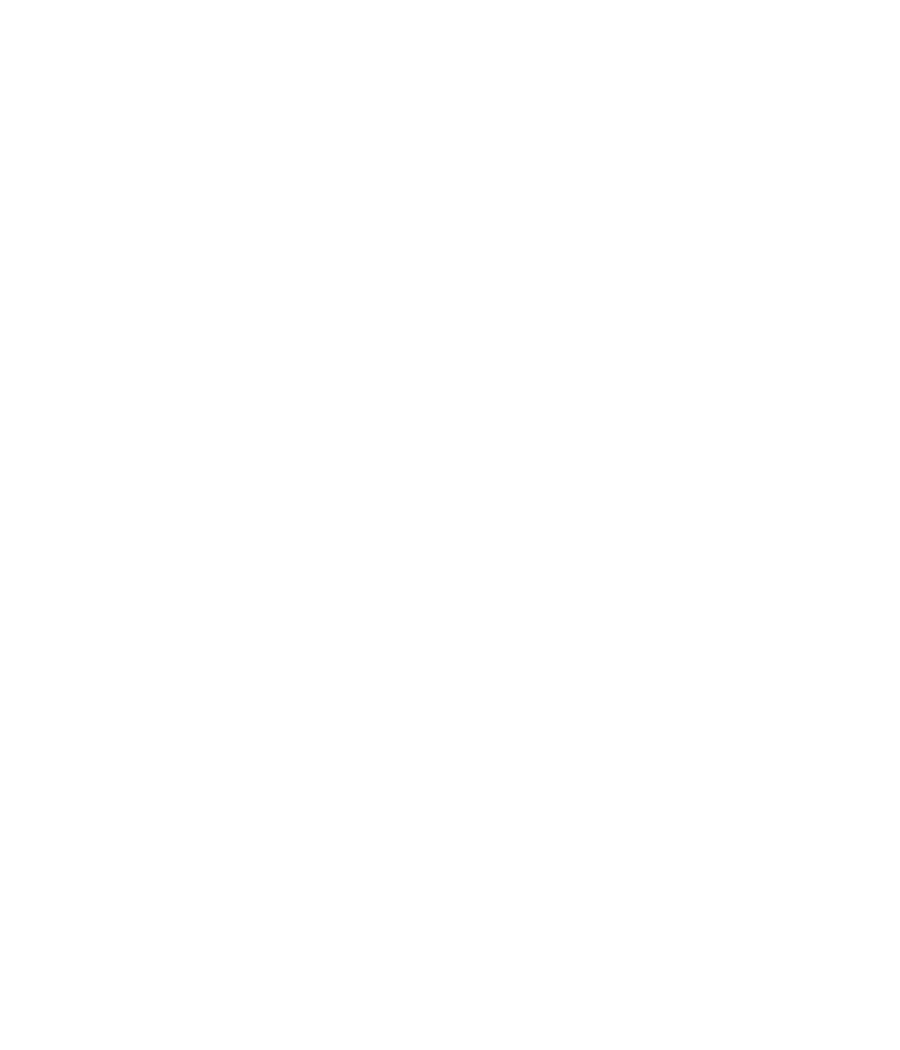 This screenshot has height=1050, width=900. Describe the element at coordinates (190, 1026) in the screenshot. I see `'.'` at that location.